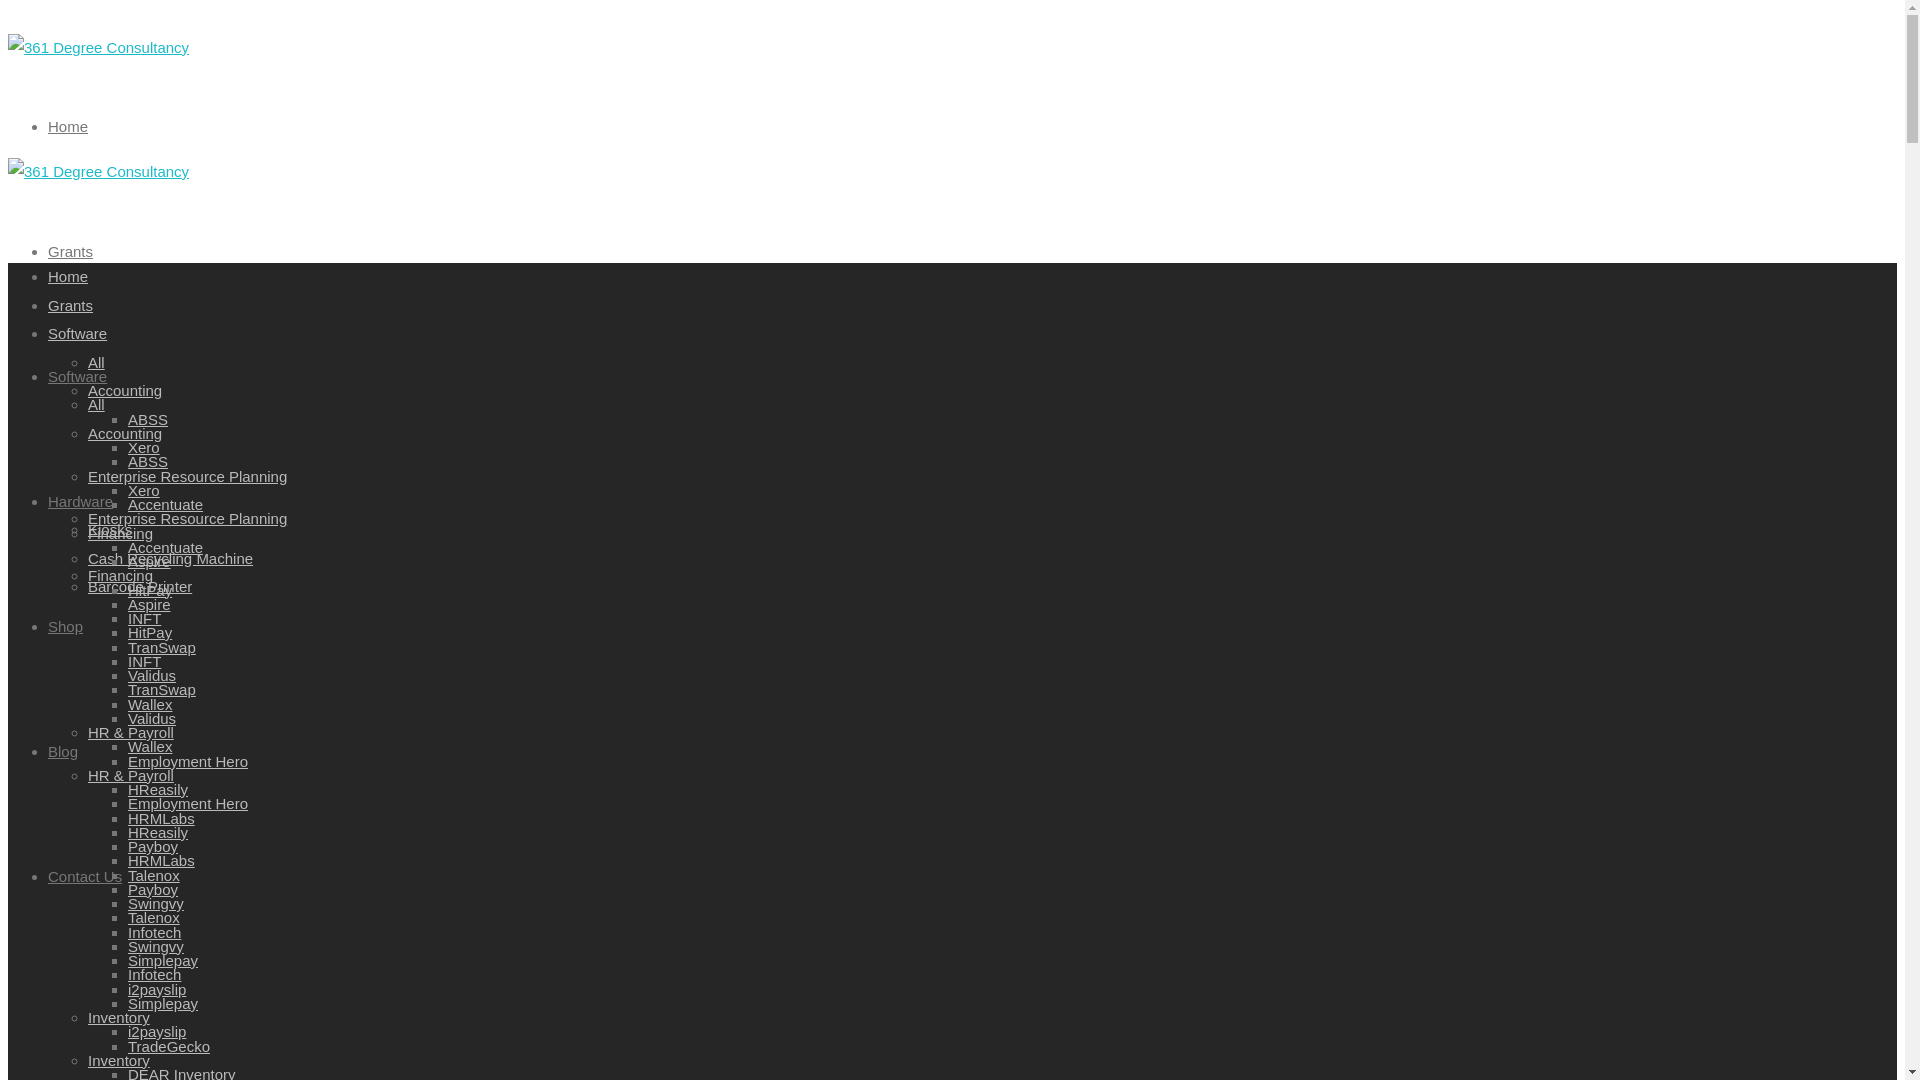 The width and height of the screenshot is (1920, 1080). I want to click on 'Financing', so click(119, 531).